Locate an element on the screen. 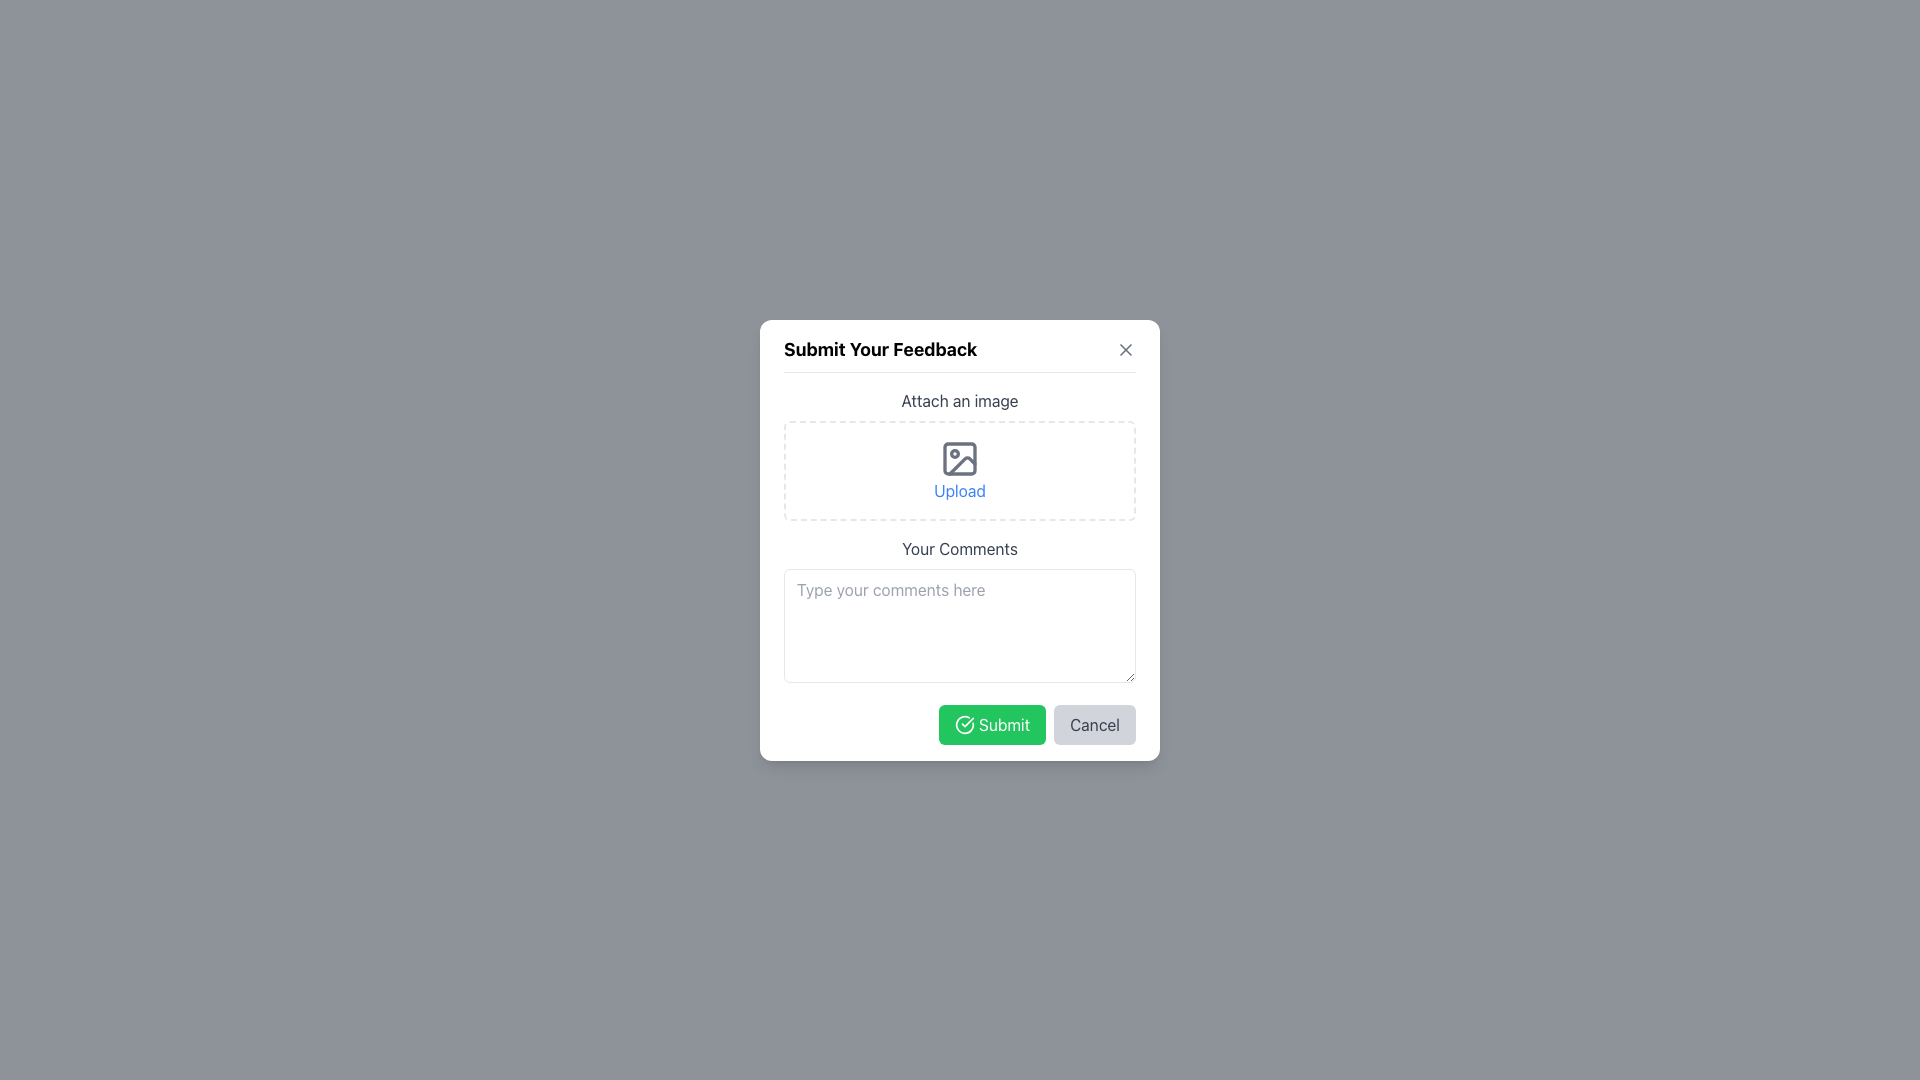  the Close Button icon, which is represented as an 'X' mark in the top-right corner of the dialog box is located at coordinates (1126, 348).